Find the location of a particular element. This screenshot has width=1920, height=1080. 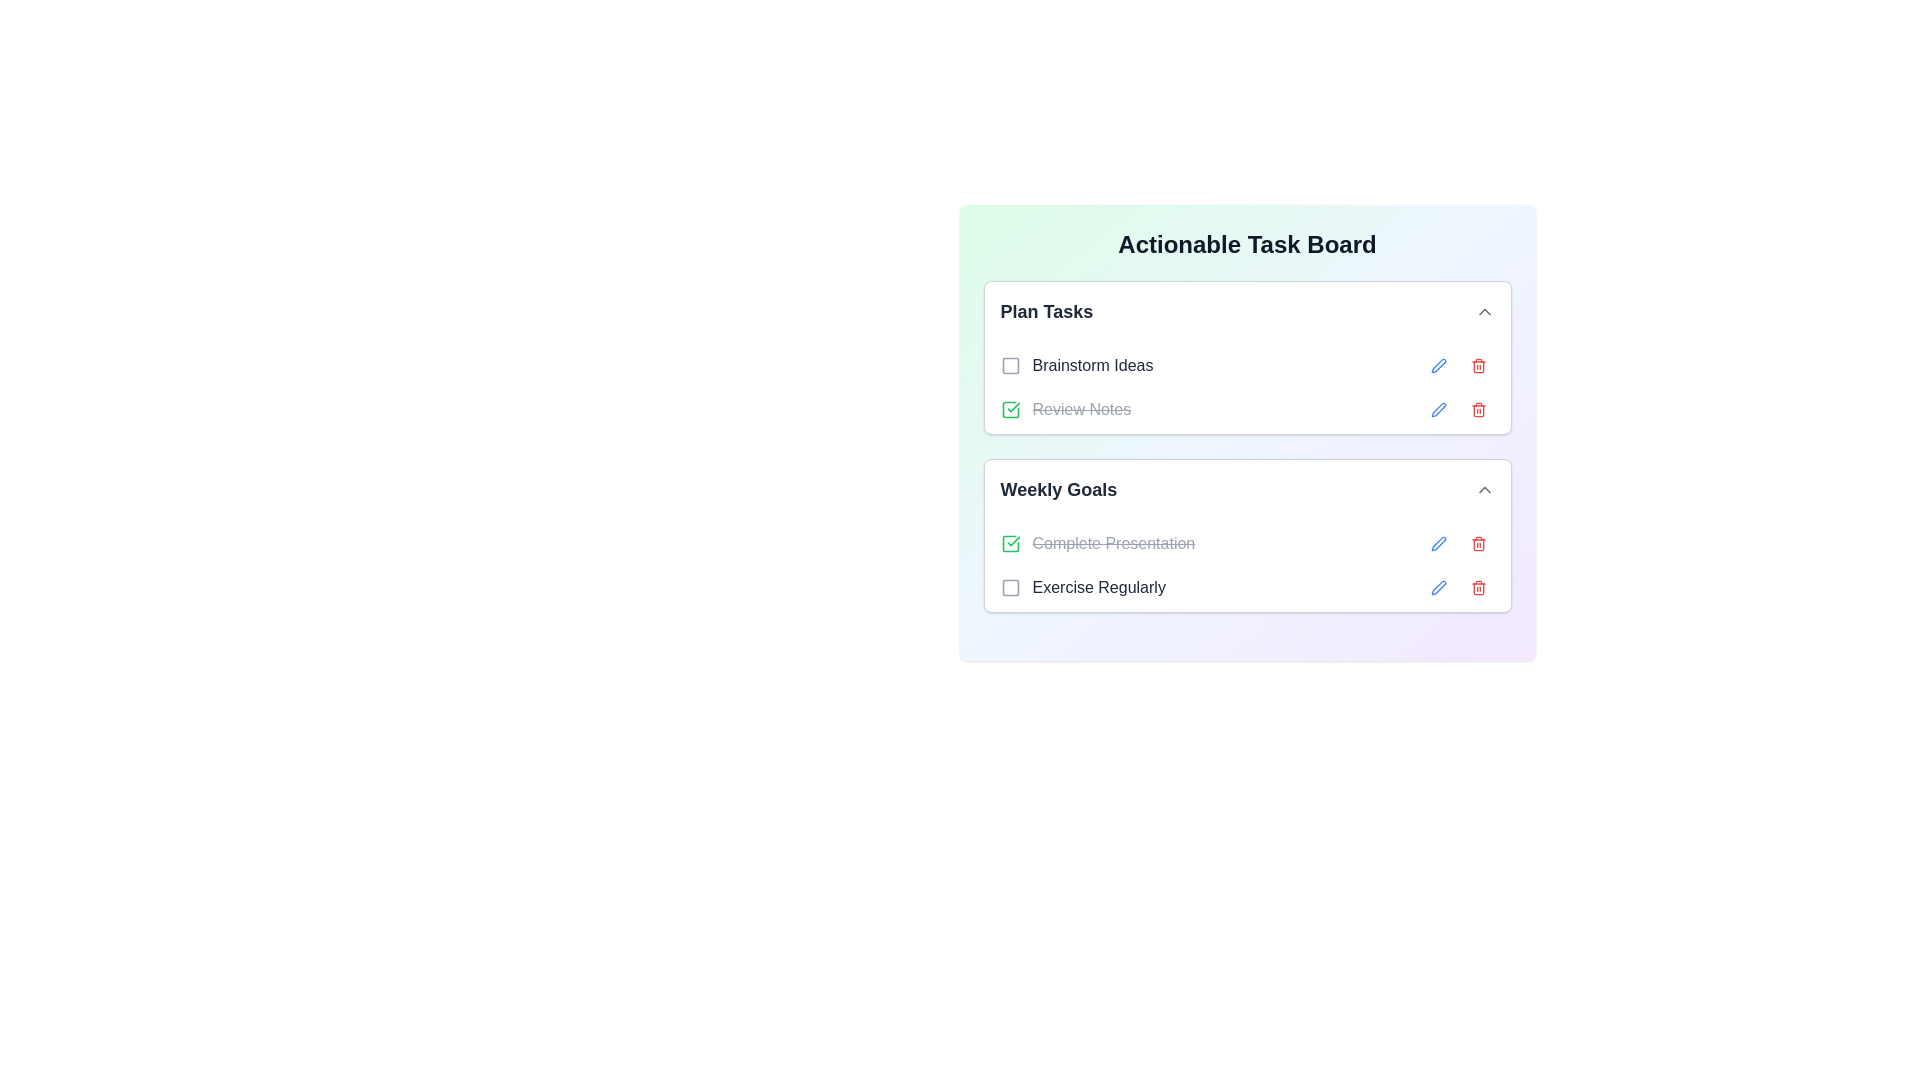

the checkbox next to the 'Brainstorm Ideas' text label in the 'Plan Tasks' section is located at coordinates (1075, 366).